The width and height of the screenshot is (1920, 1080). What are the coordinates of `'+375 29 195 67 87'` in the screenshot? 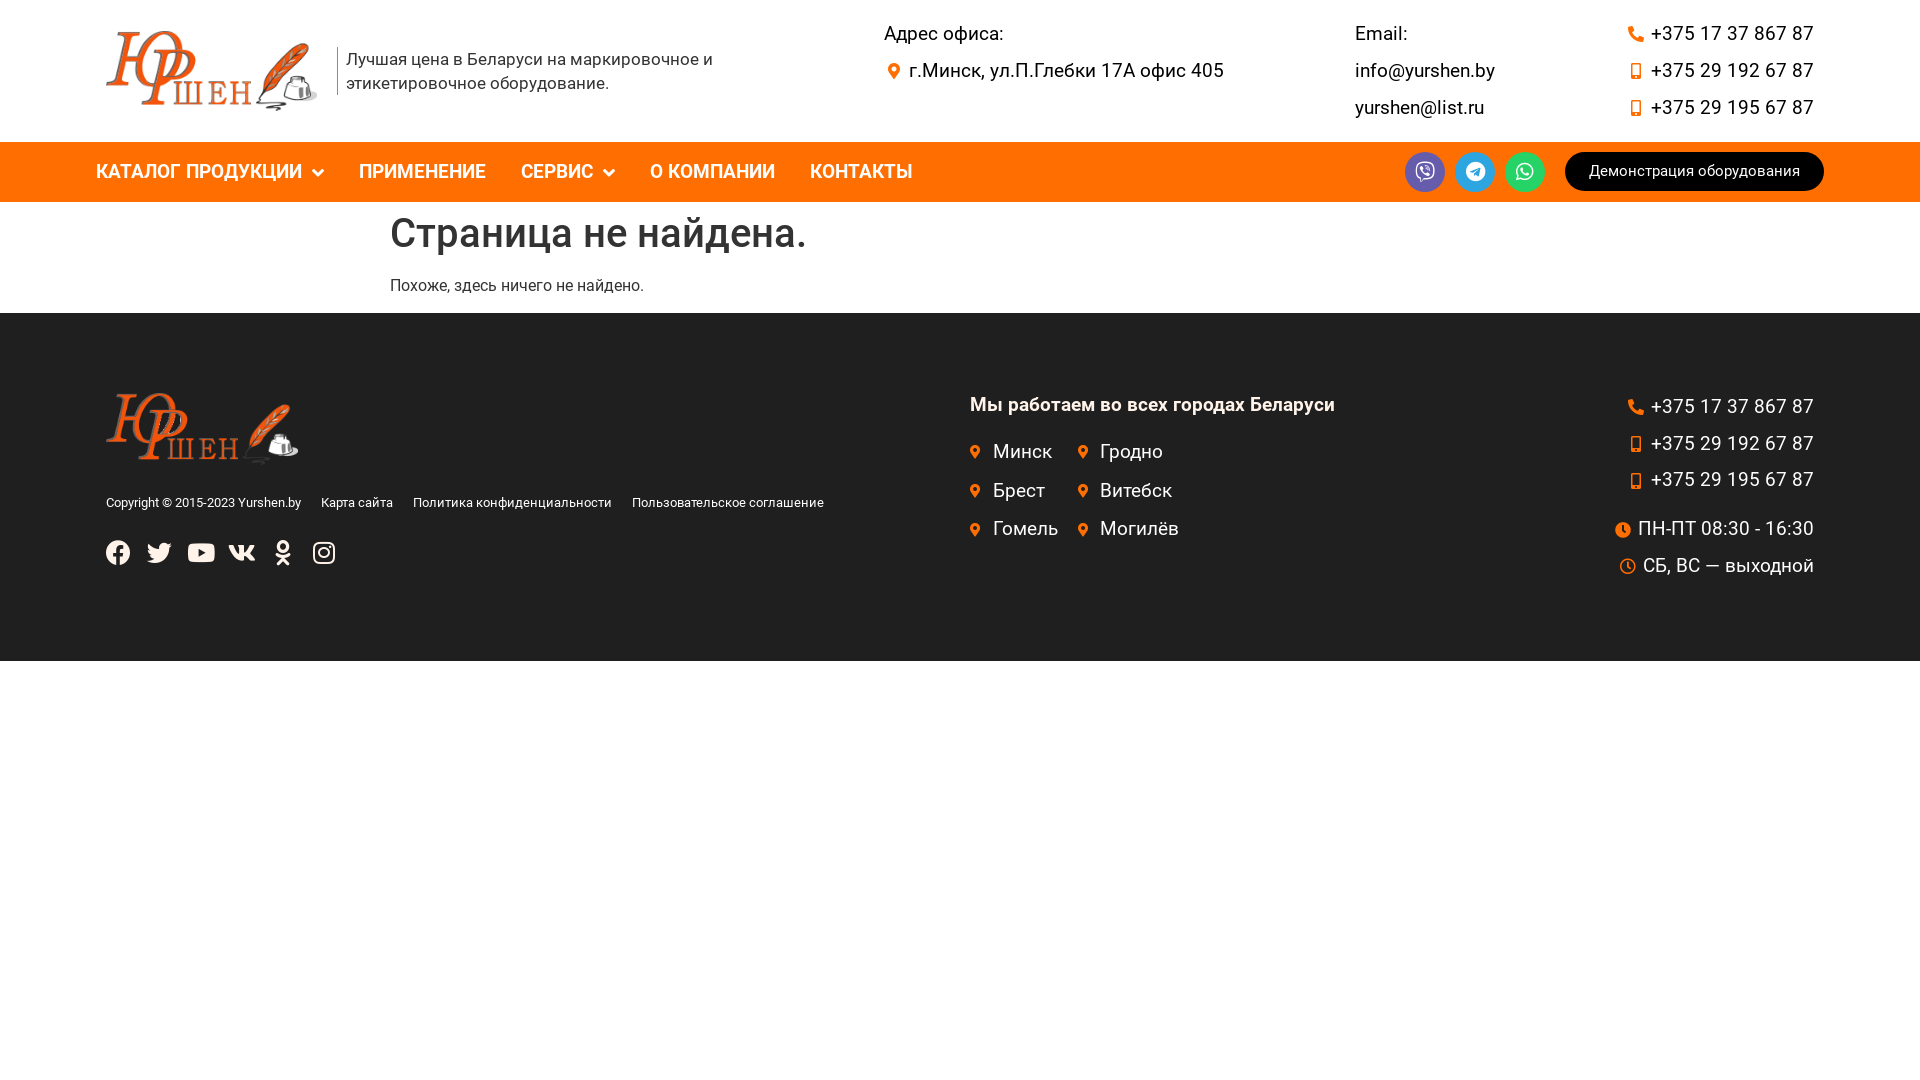 It's located at (1718, 480).